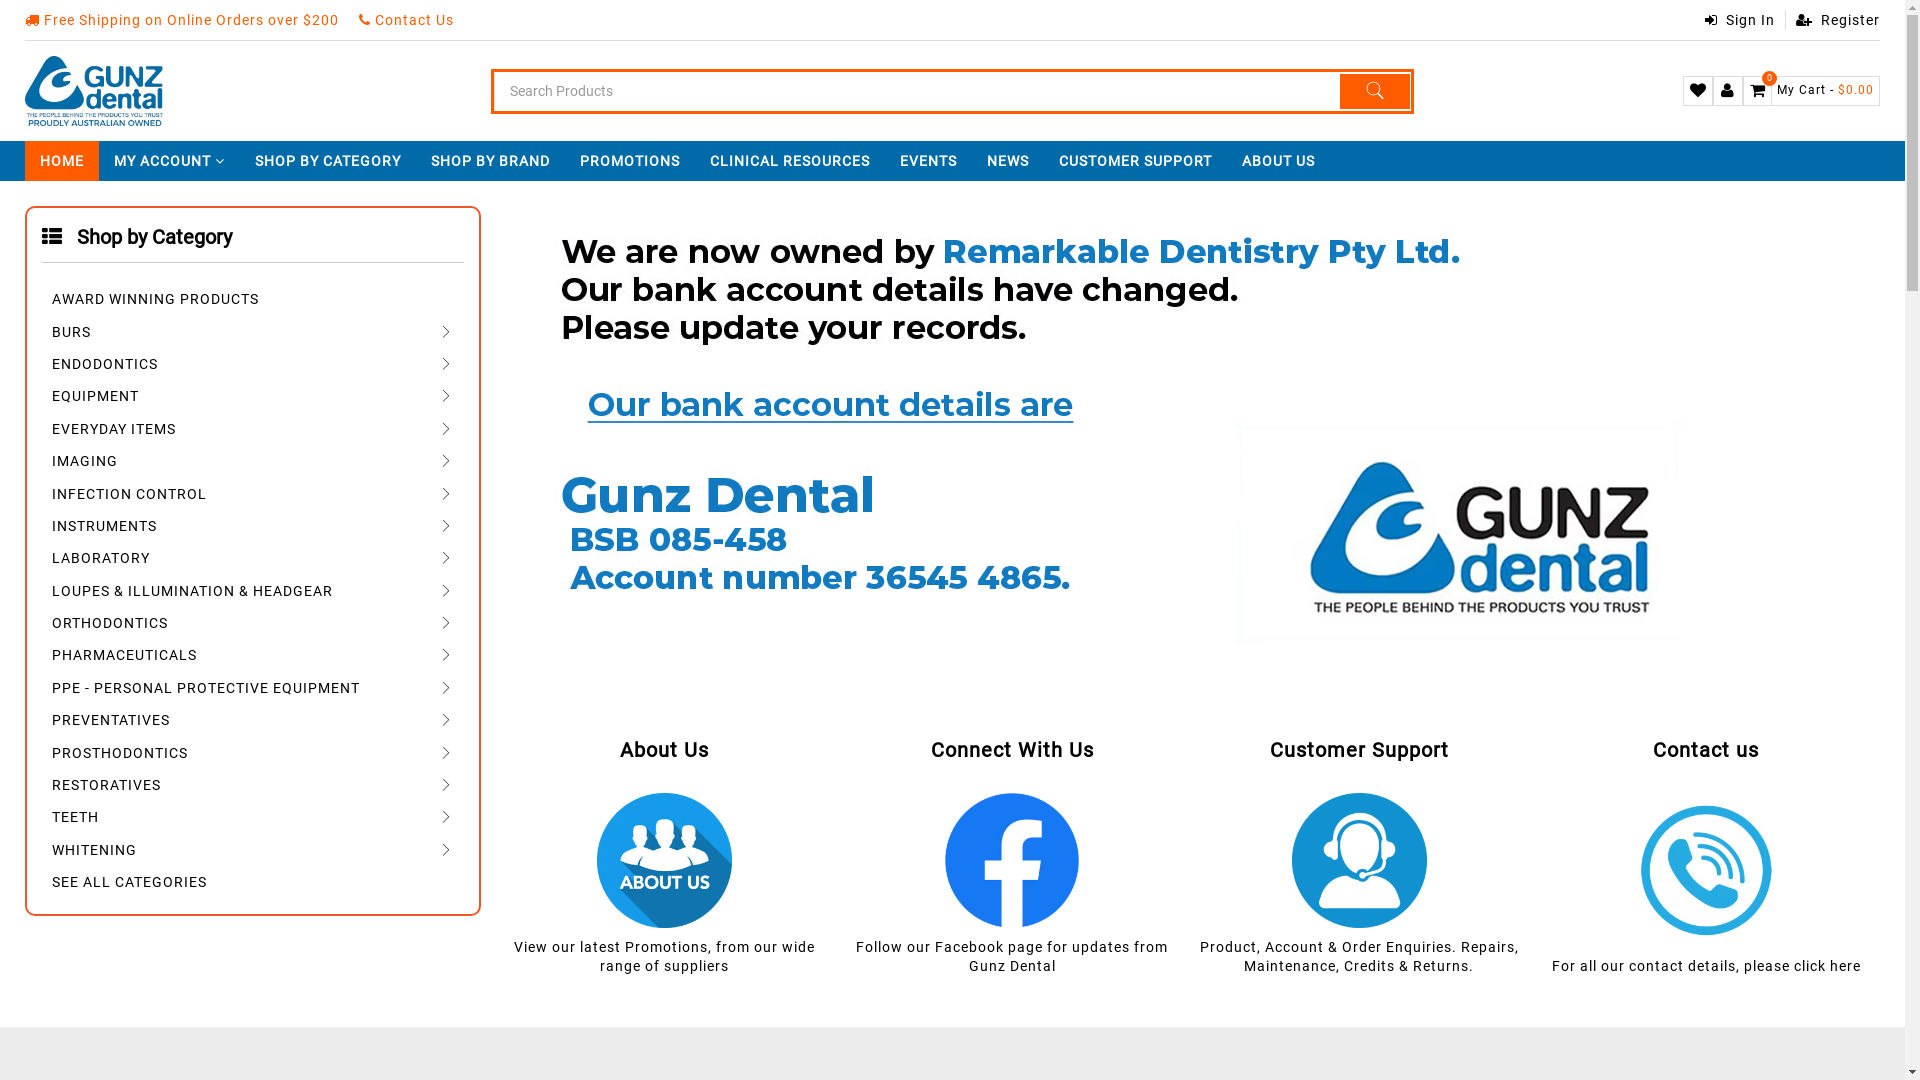  I want to click on 'View our latest Promotions, from our wide range of suppliers', so click(664, 955).